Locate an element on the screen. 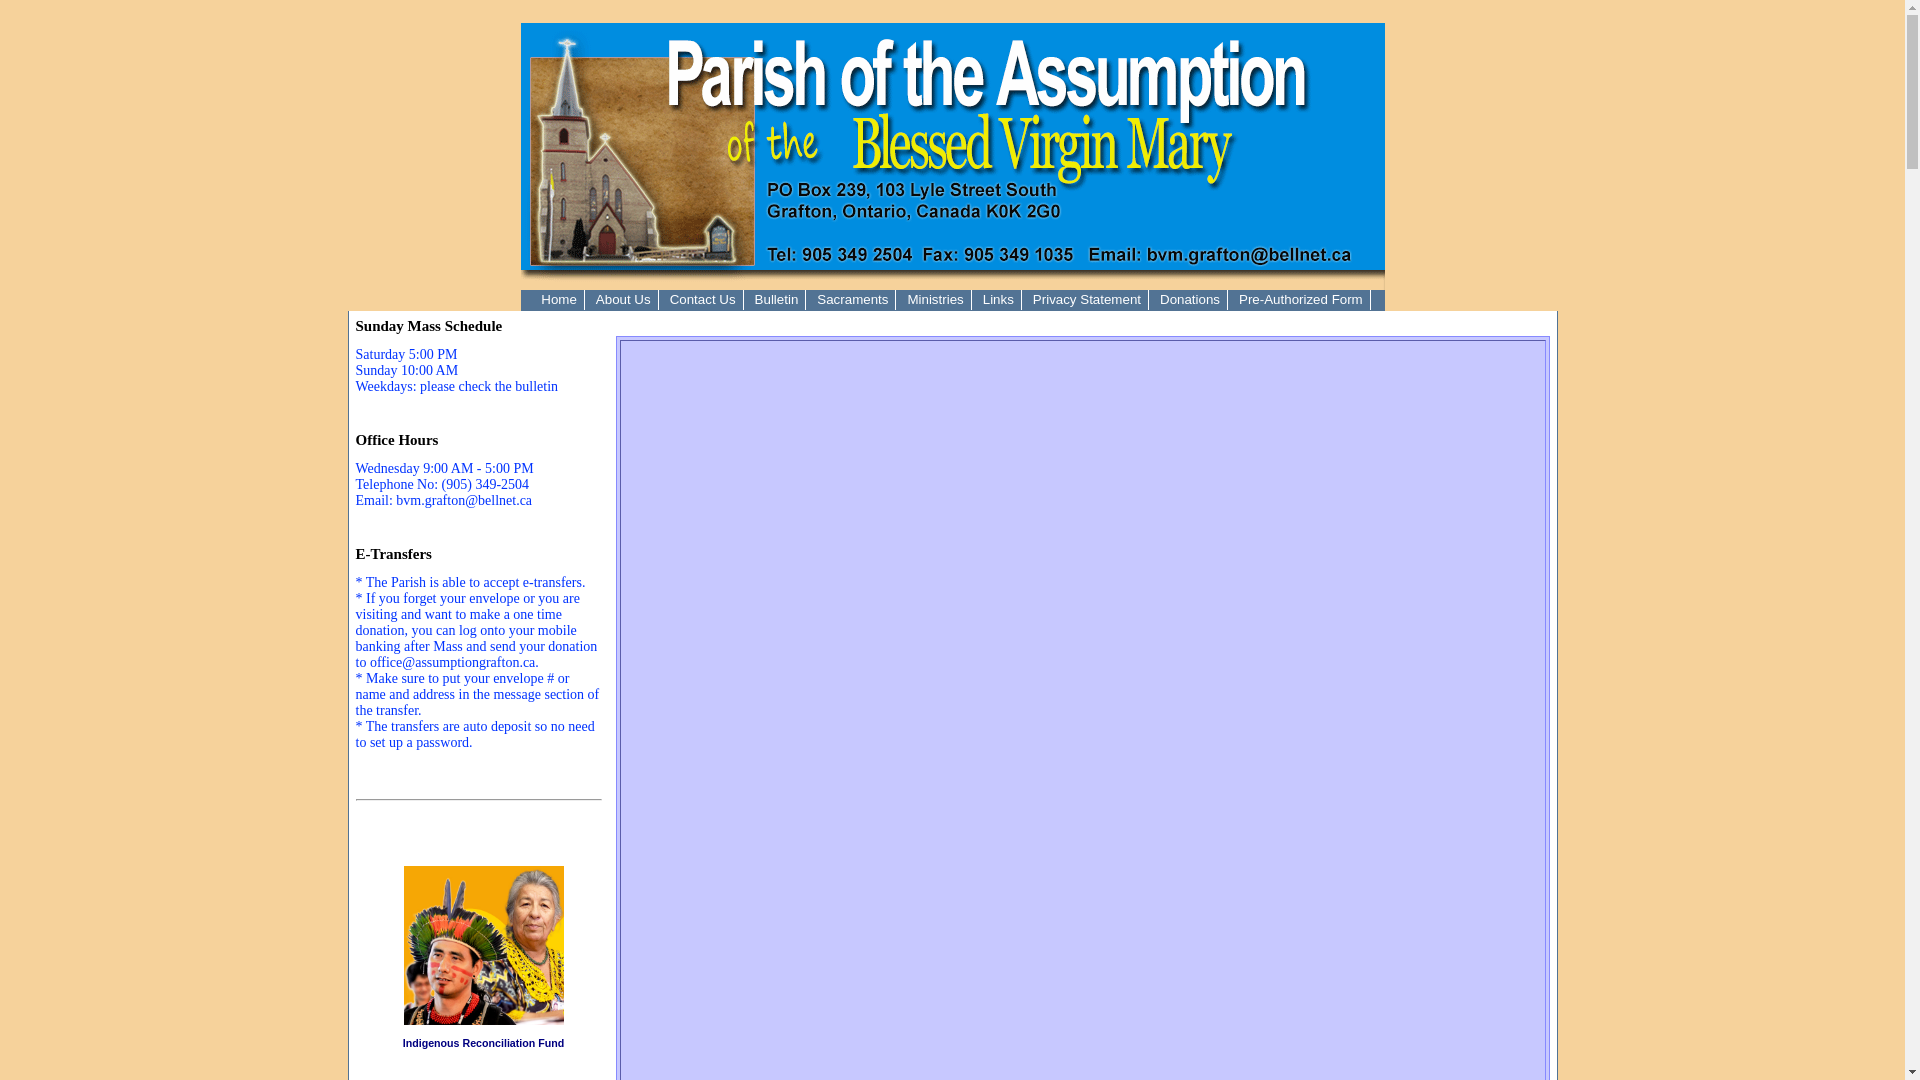 The width and height of the screenshot is (1920, 1080). 'Links' is located at coordinates (975, 299).